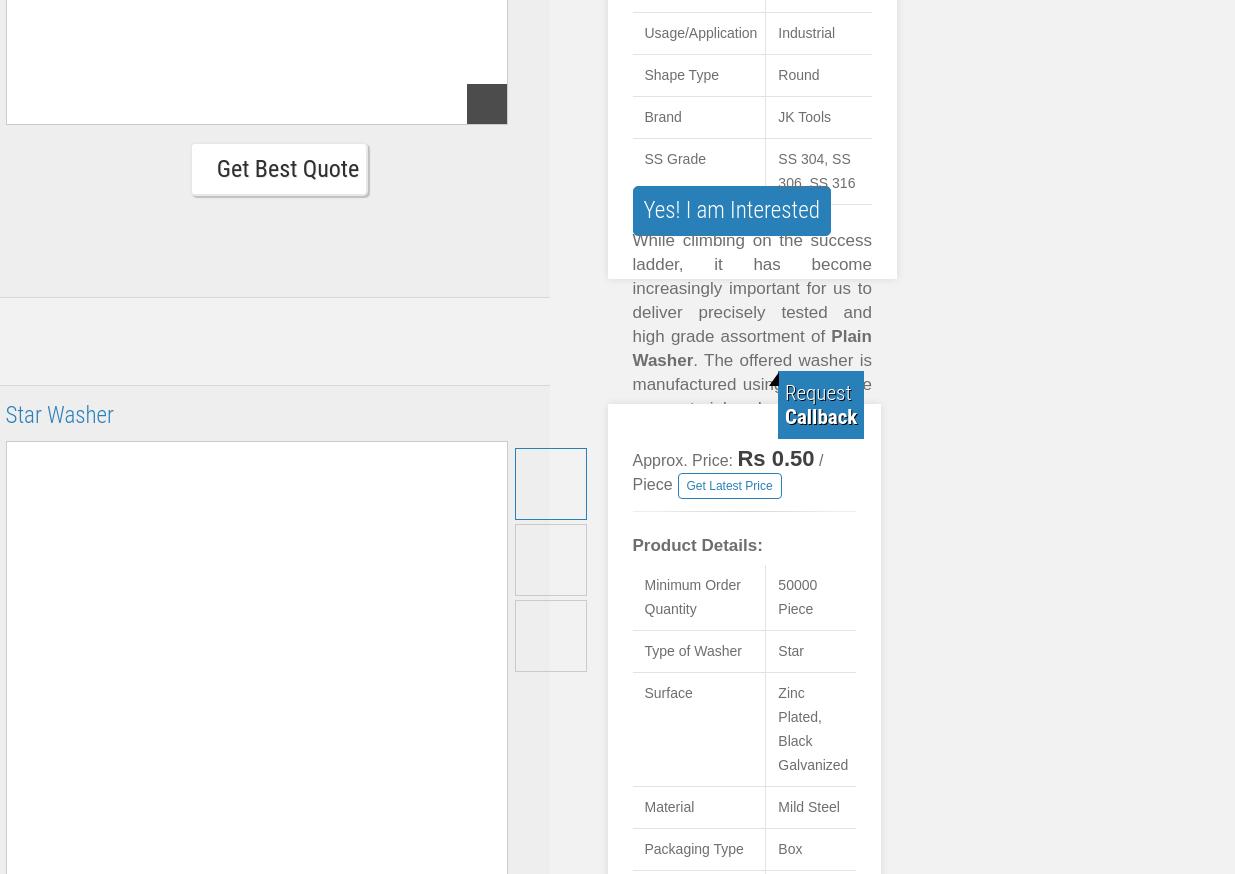 Image resolution: width=1235 pixels, height=874 pixels. Describe the element at coordinates (813, 728) in the screenshot. I see `'Zinc Plated, Black Galvanized'` at that location.